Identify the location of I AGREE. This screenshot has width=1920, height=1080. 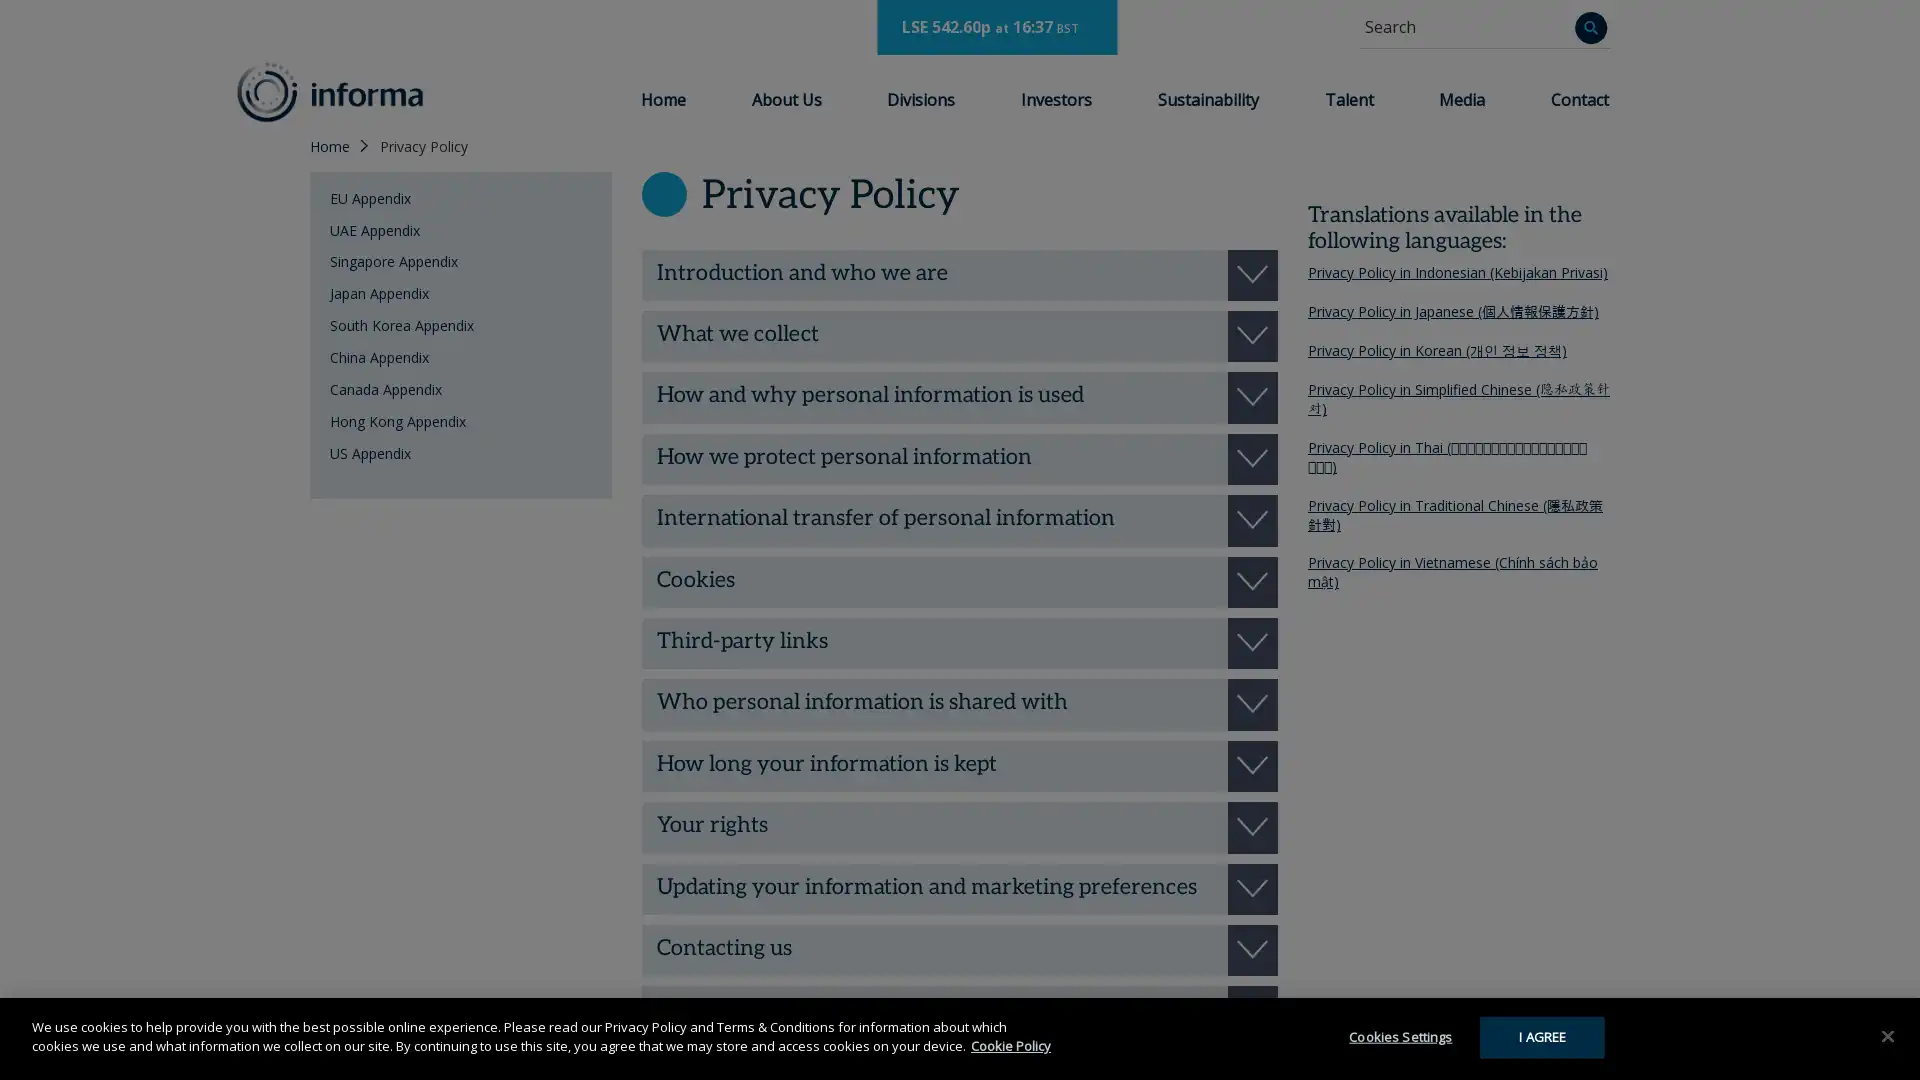
(1541, 1036).